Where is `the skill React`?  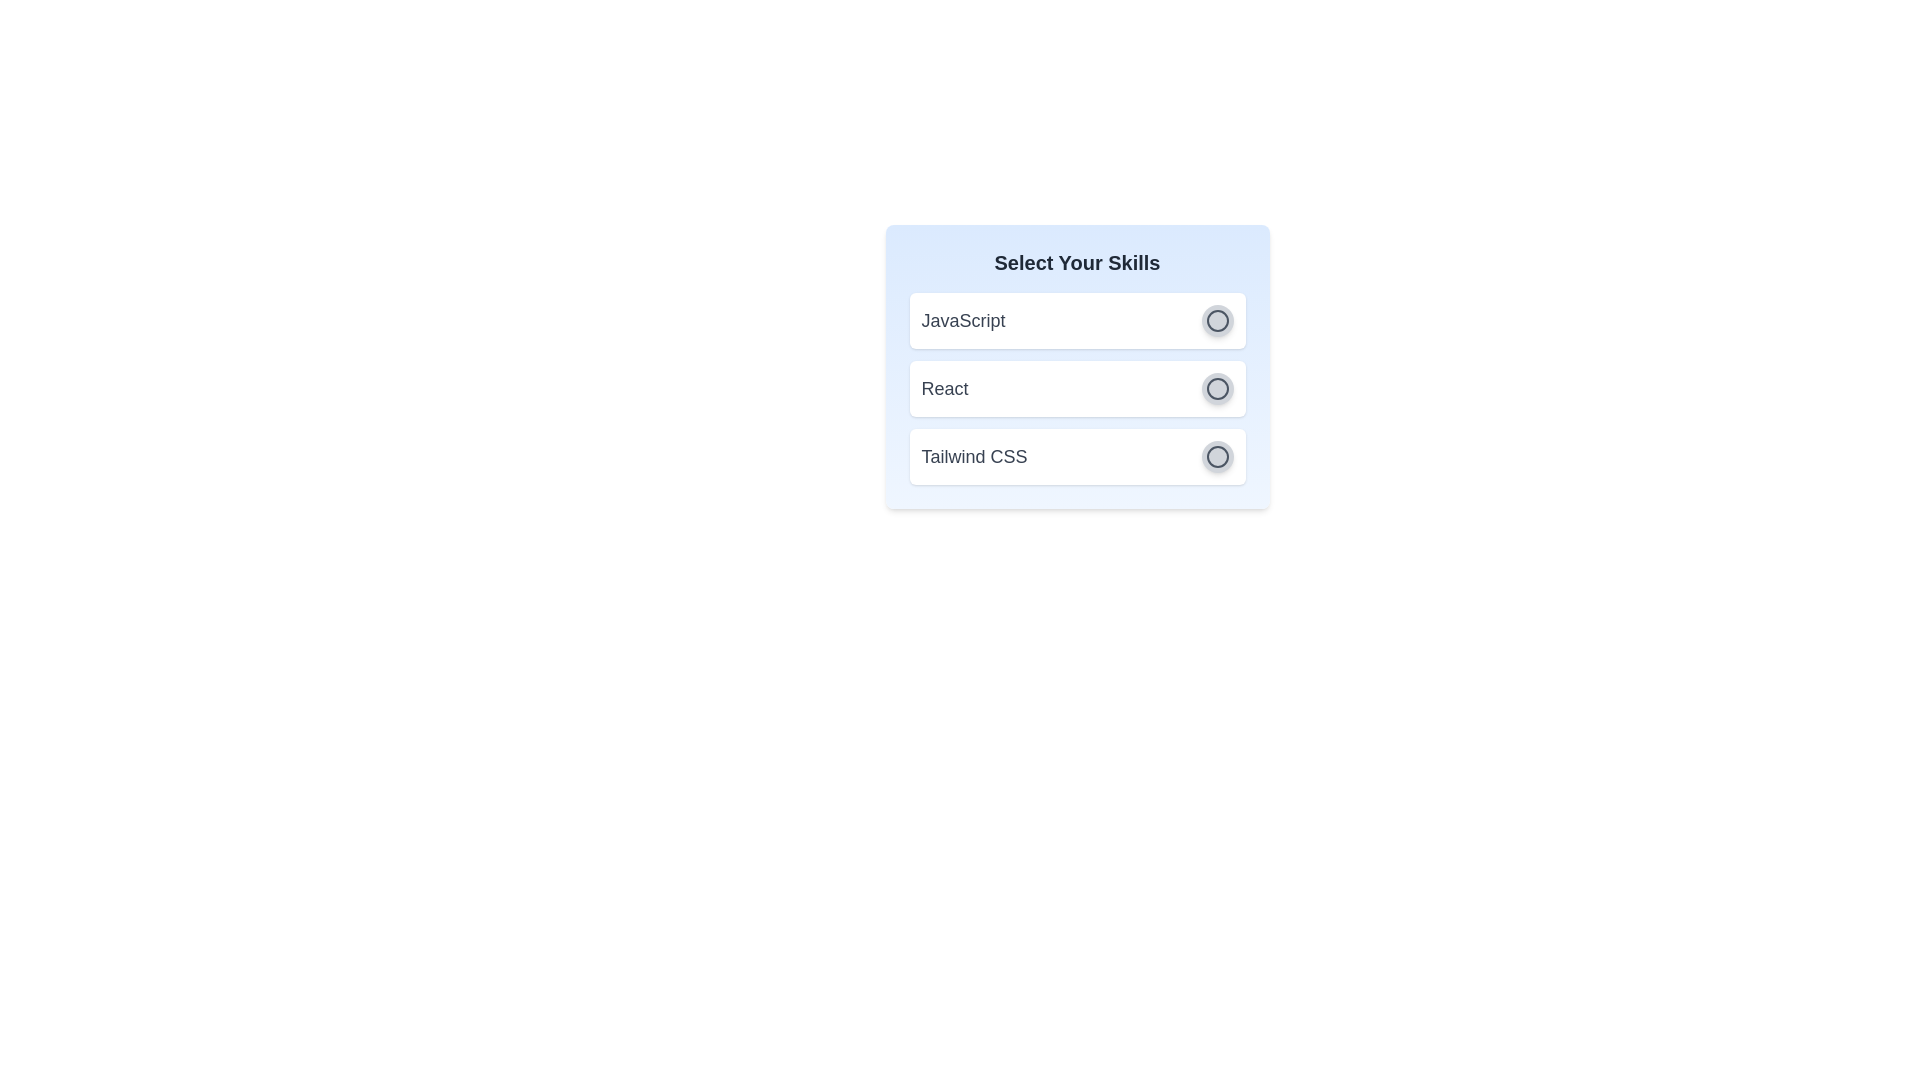 the skill React is located at coordinates (1216, 389).